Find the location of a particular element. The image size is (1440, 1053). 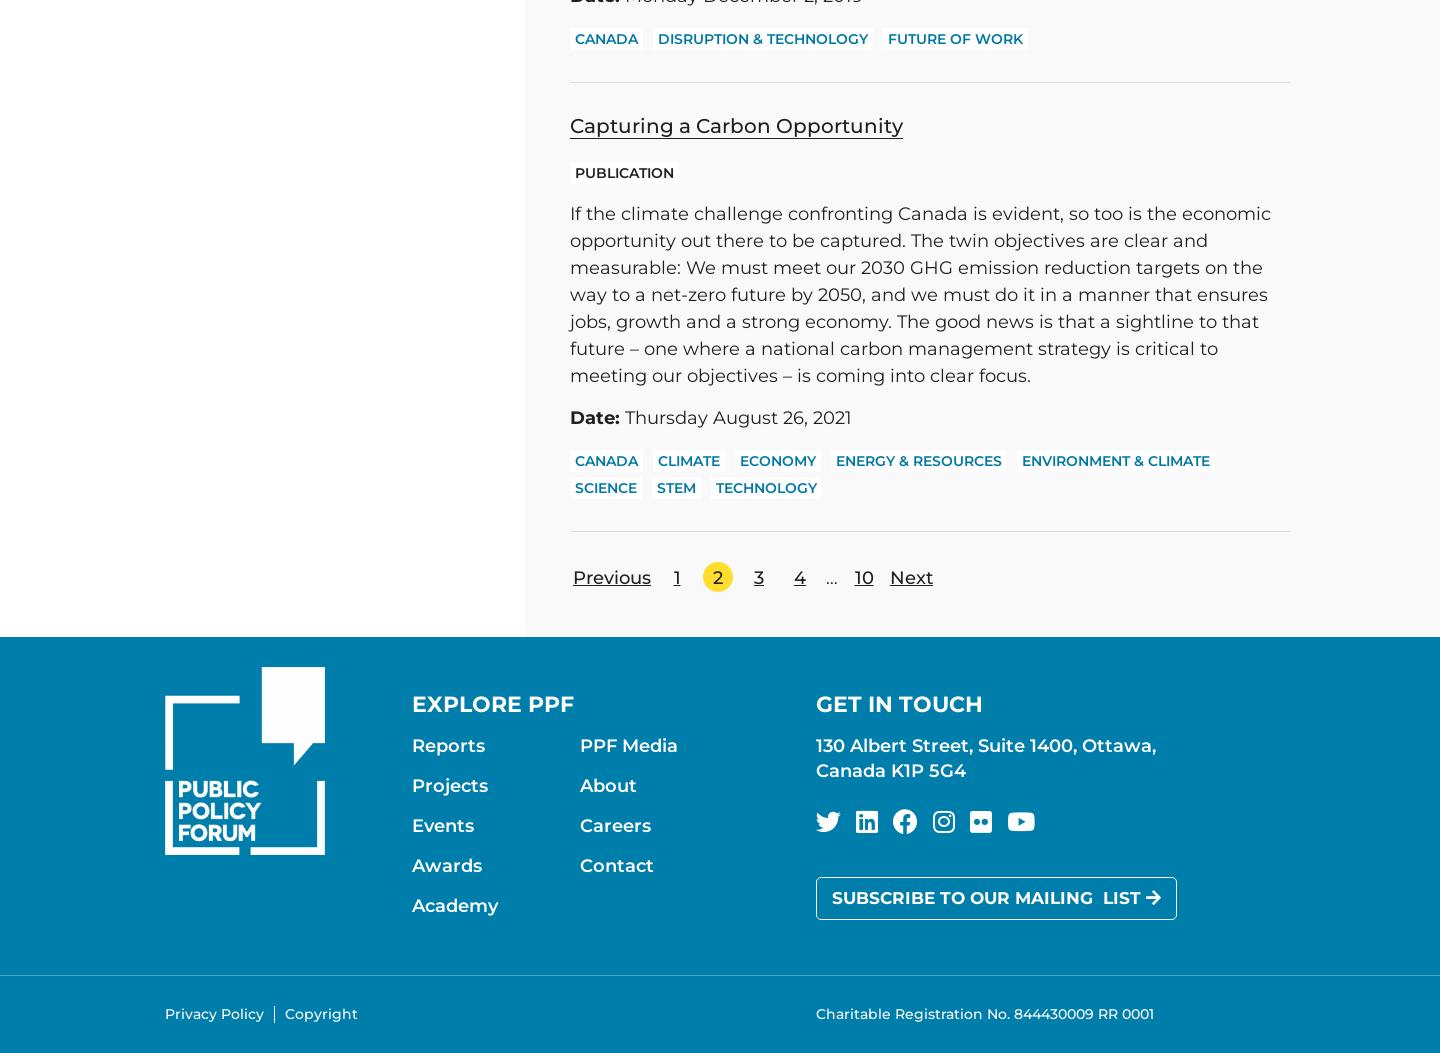

'Thursday August 26, 2021' is located at coordinates (734, 418).